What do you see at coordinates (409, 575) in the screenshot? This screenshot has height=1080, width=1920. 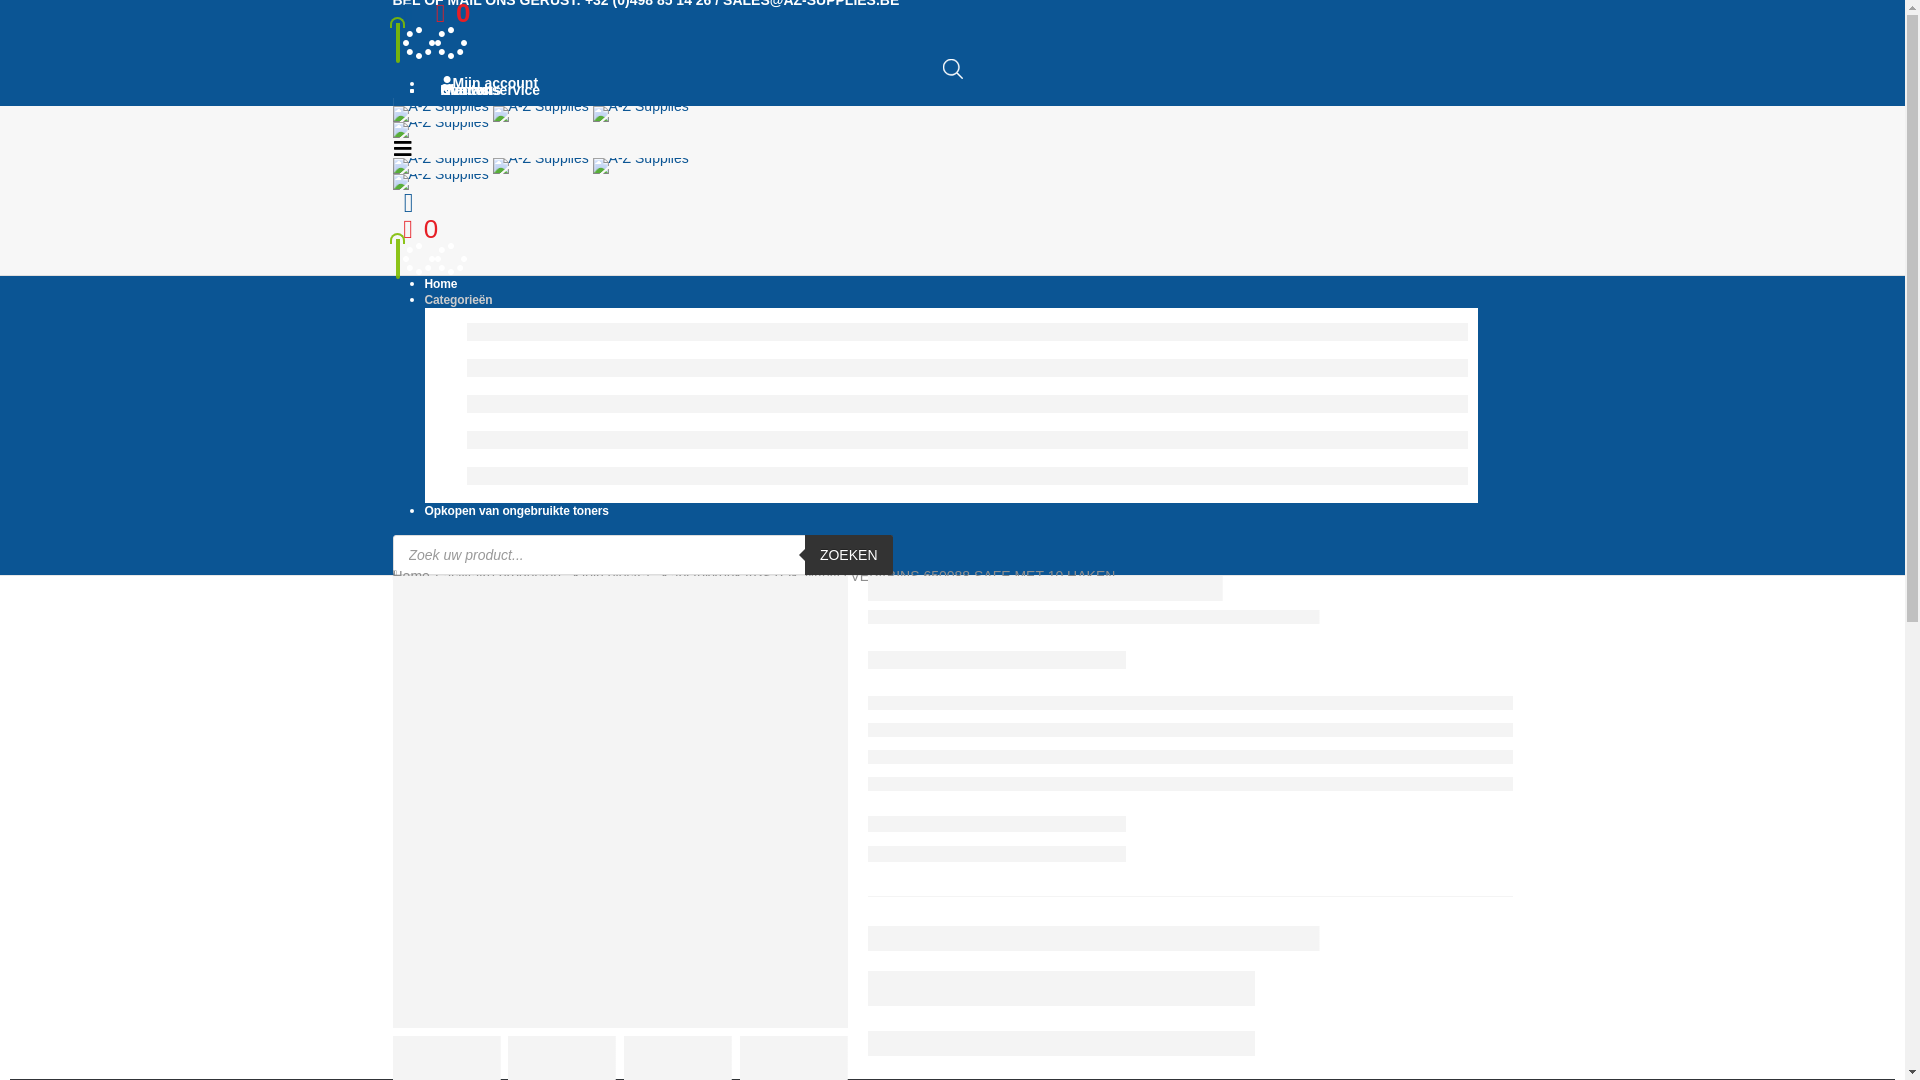 I see `'Home'` at bounding box center [409, 575].